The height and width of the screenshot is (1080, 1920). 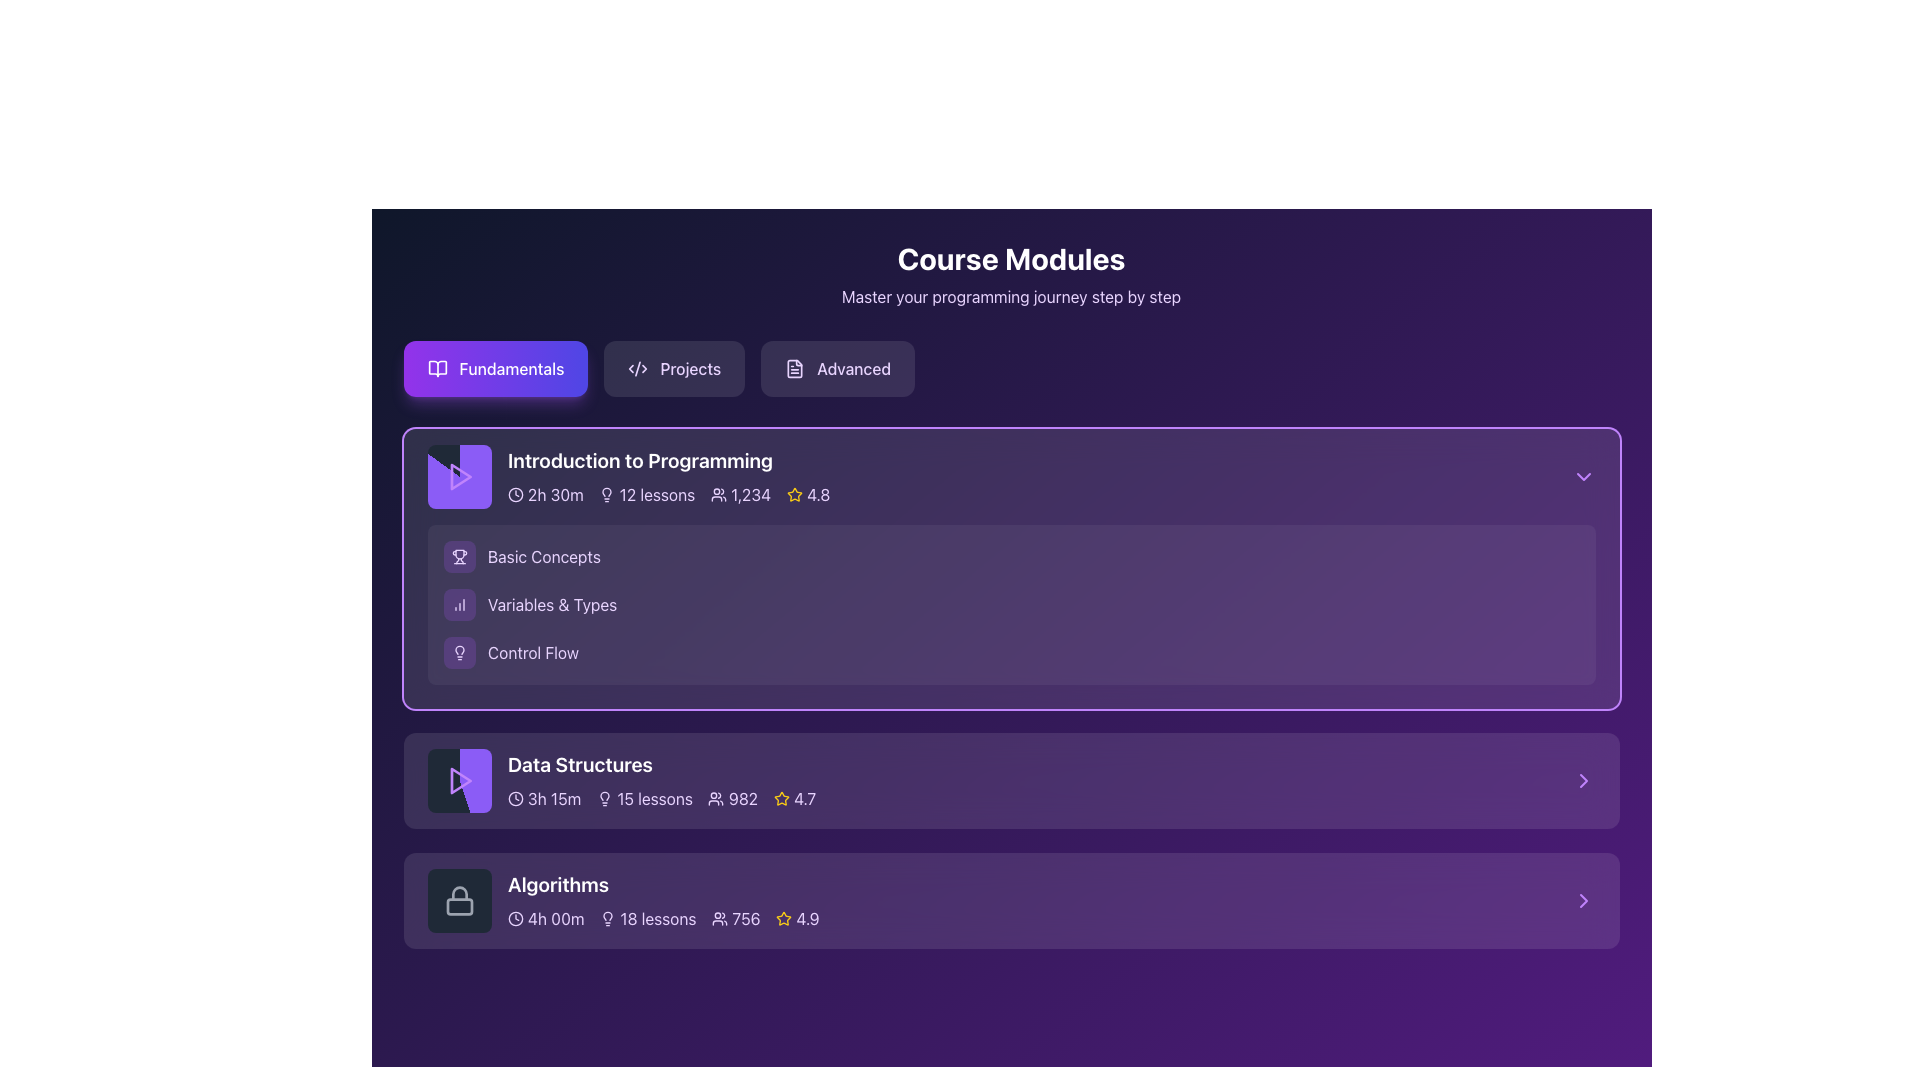 What do you see at coordinates (808, 494) in the screenshot?
I see `the Rating display located on the far right of the metadata row in the 'Introduction to Programming' section, which visually indicates the quality or popularity of the course` at bounding box center [808, 494].